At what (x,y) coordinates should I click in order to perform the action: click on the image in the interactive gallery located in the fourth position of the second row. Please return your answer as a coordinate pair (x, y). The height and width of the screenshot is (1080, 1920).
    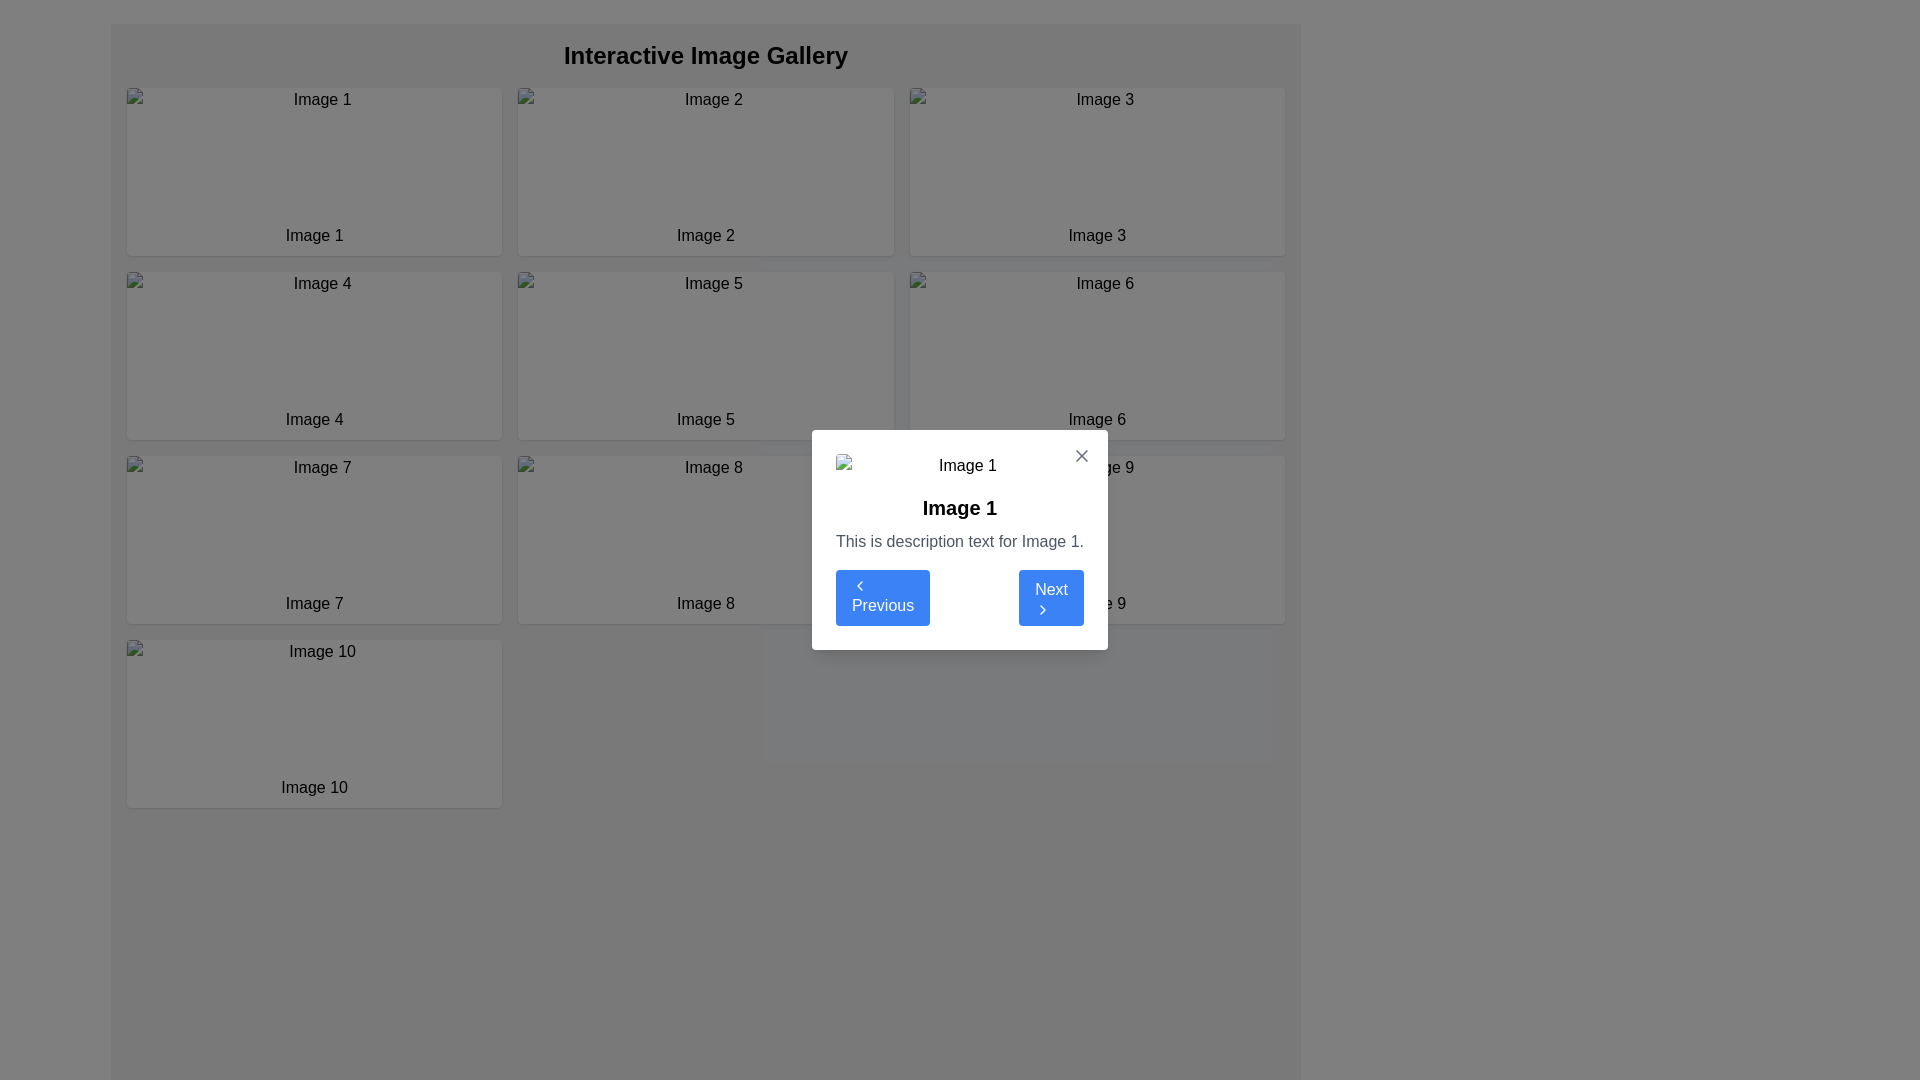
    Looking at the image, I should click on (705, 519).